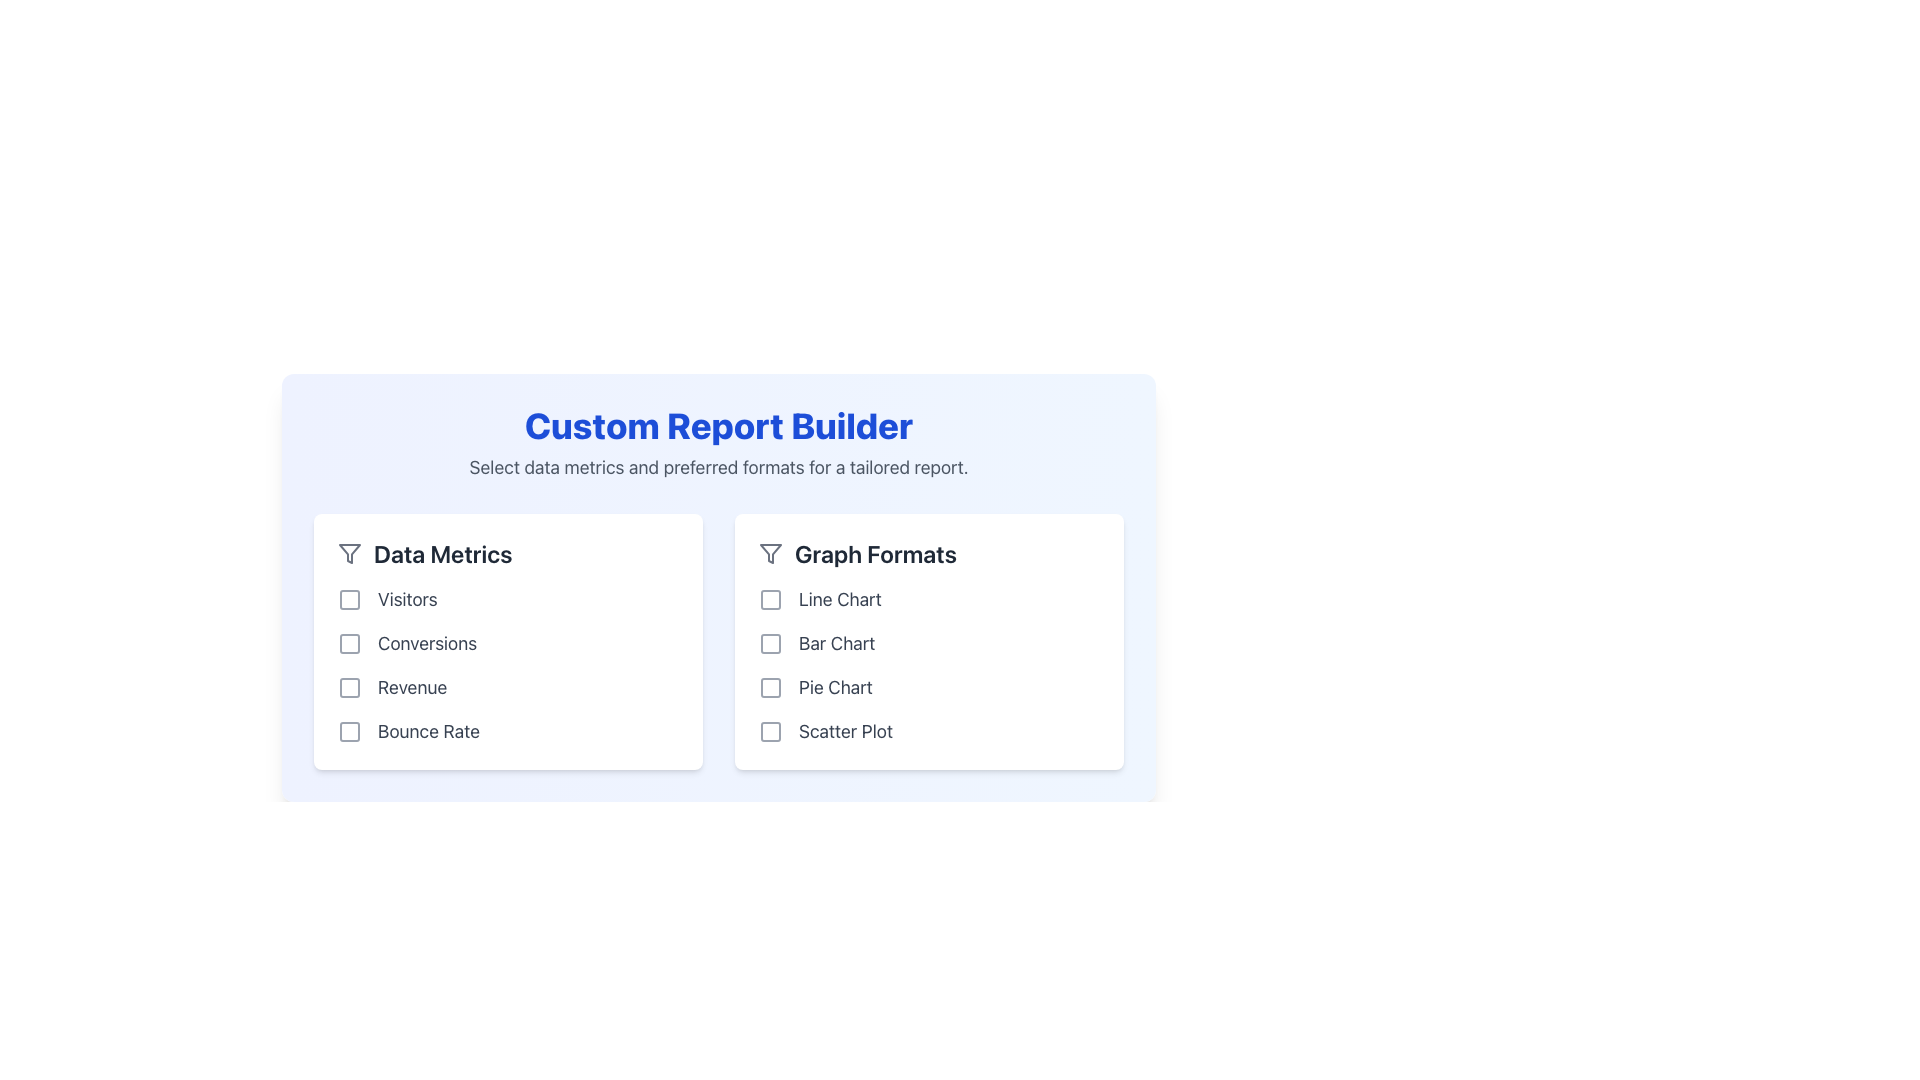  Describe the element at coordinates (350, 599) in the screenshot. I see `the checkbox with a gray outline and rounded corners located next to the text 'Visitors' in the 'Data Metrics' section` at that location.